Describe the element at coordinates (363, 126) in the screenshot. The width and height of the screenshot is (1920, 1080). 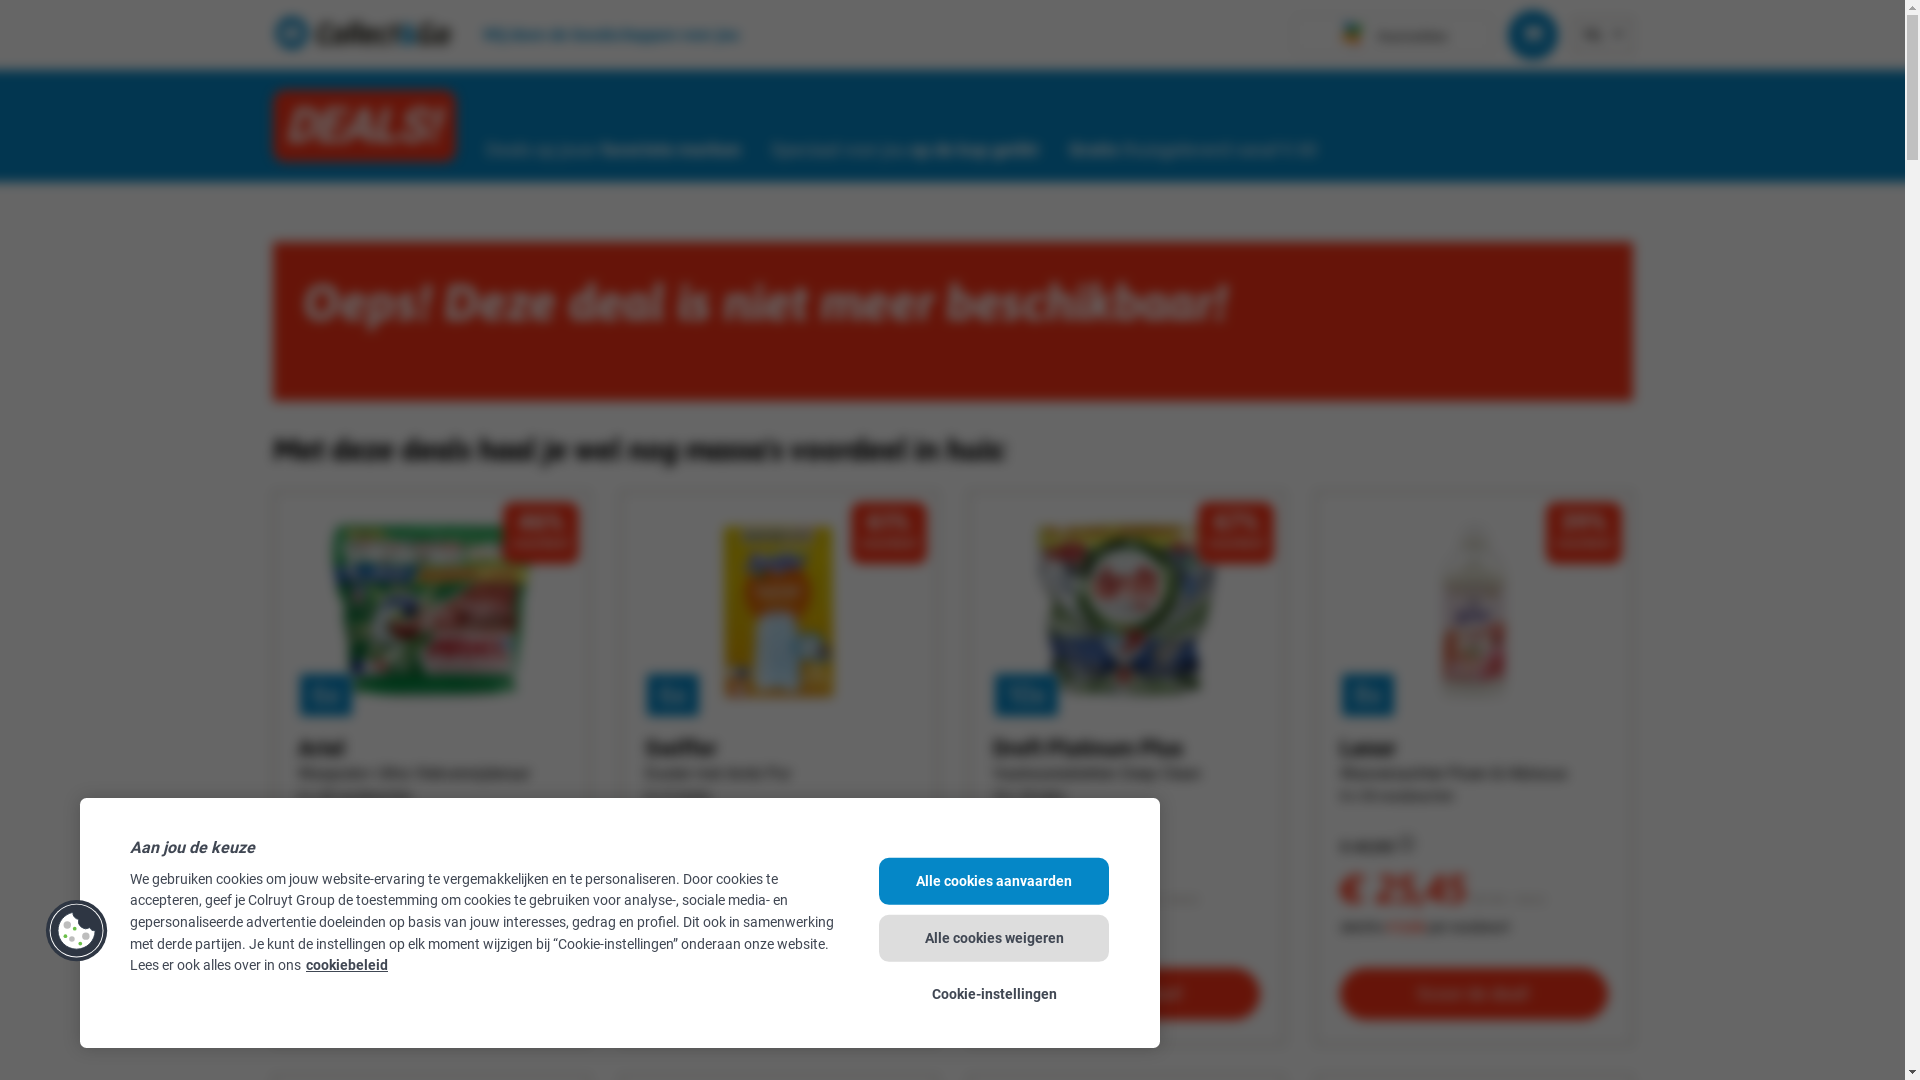
I see `'DEALS!'` at that location.